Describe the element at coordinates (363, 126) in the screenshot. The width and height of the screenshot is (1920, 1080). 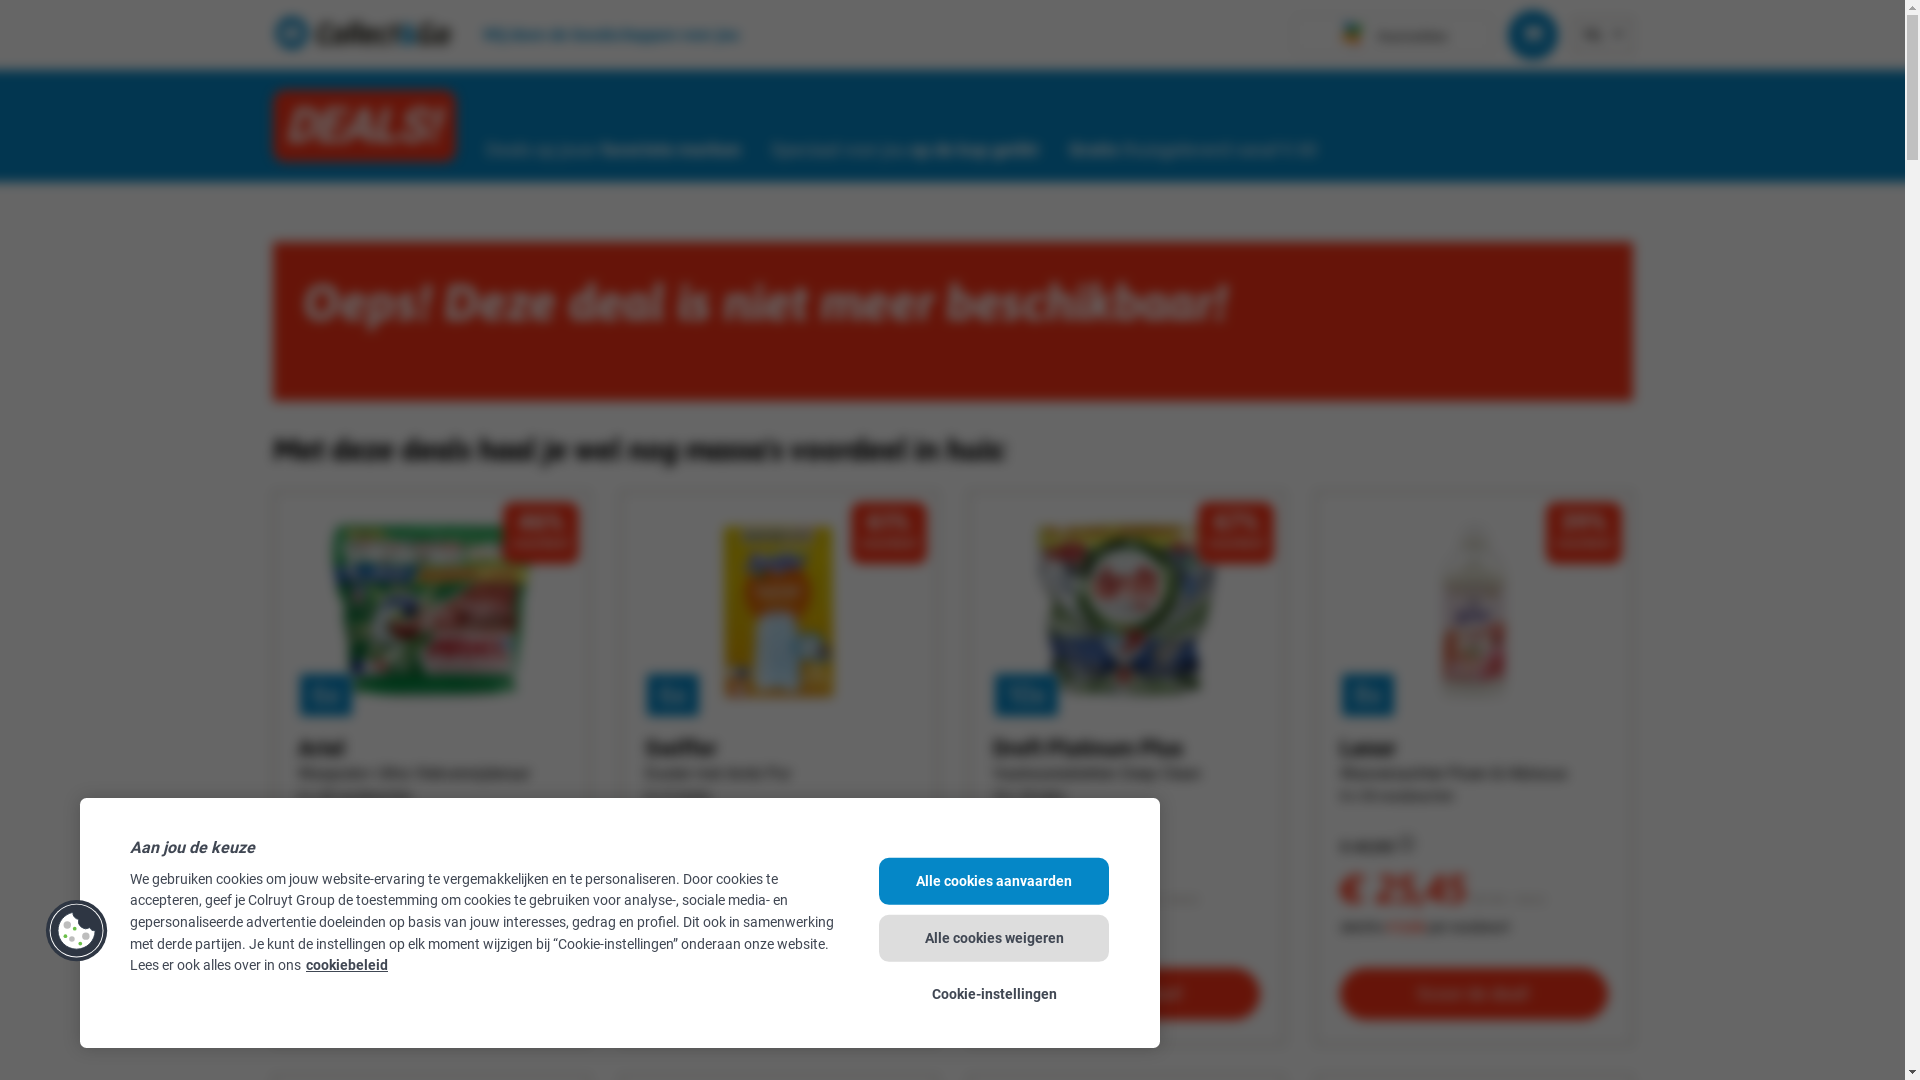
I see `'DEALS!'` at that location.